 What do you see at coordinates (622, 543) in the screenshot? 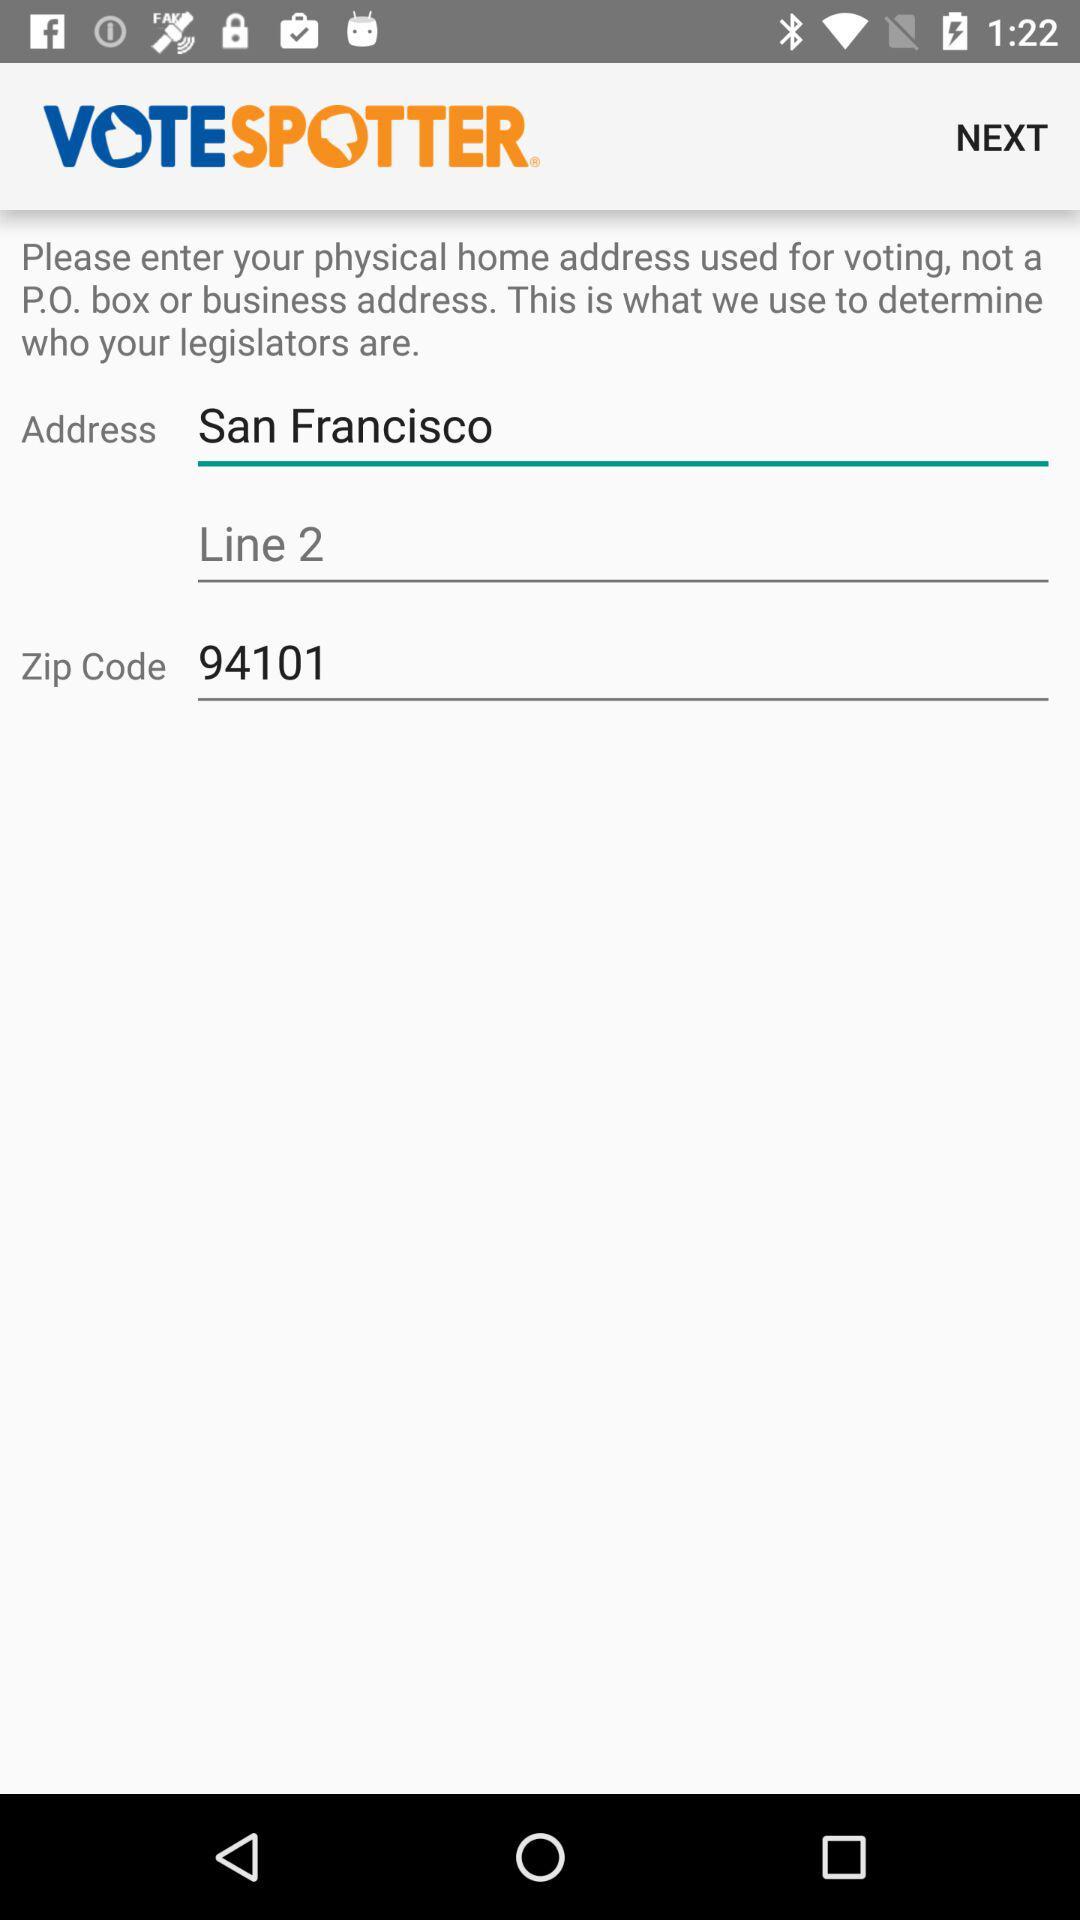
I see `further address info` at bounding box center [622, 543].